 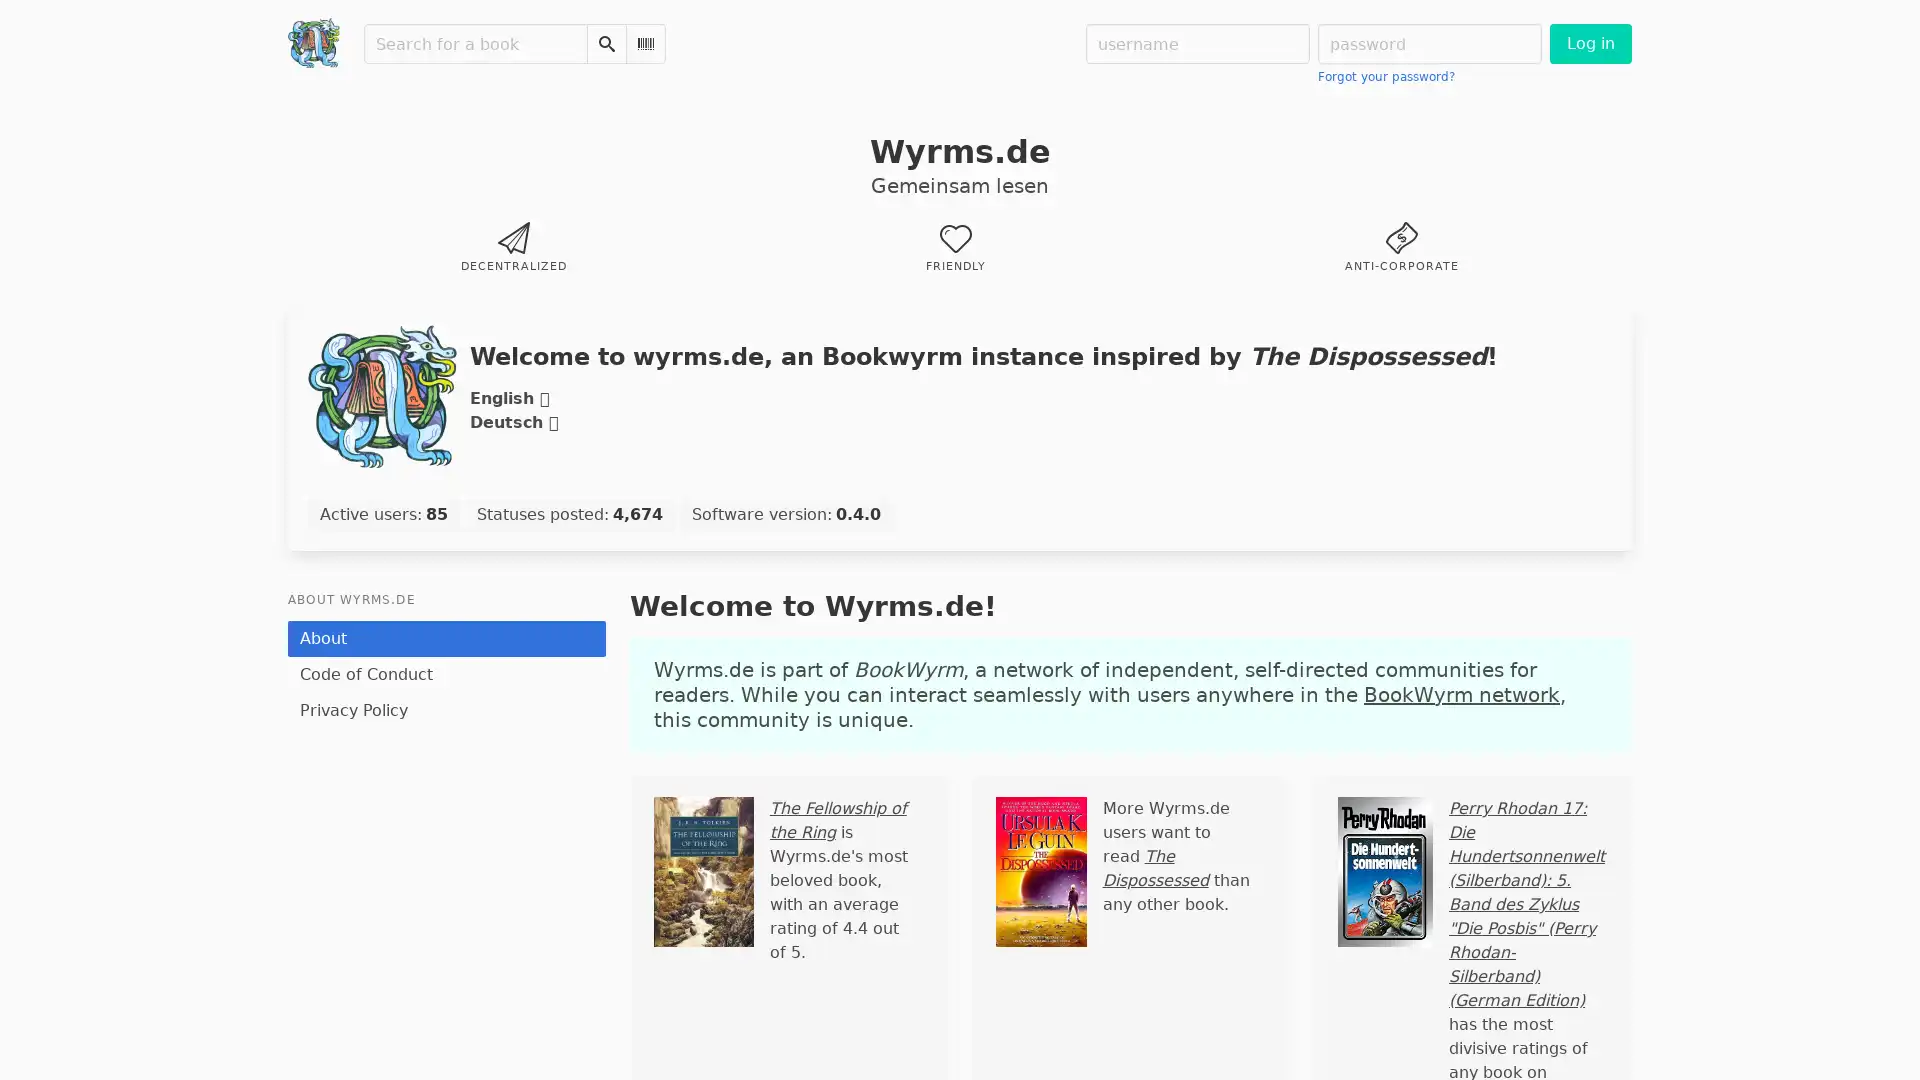 What do you see at coordinates (646, 43) in the screenshot?
I see `Scan Barcode` at bounding box center [646, 43].